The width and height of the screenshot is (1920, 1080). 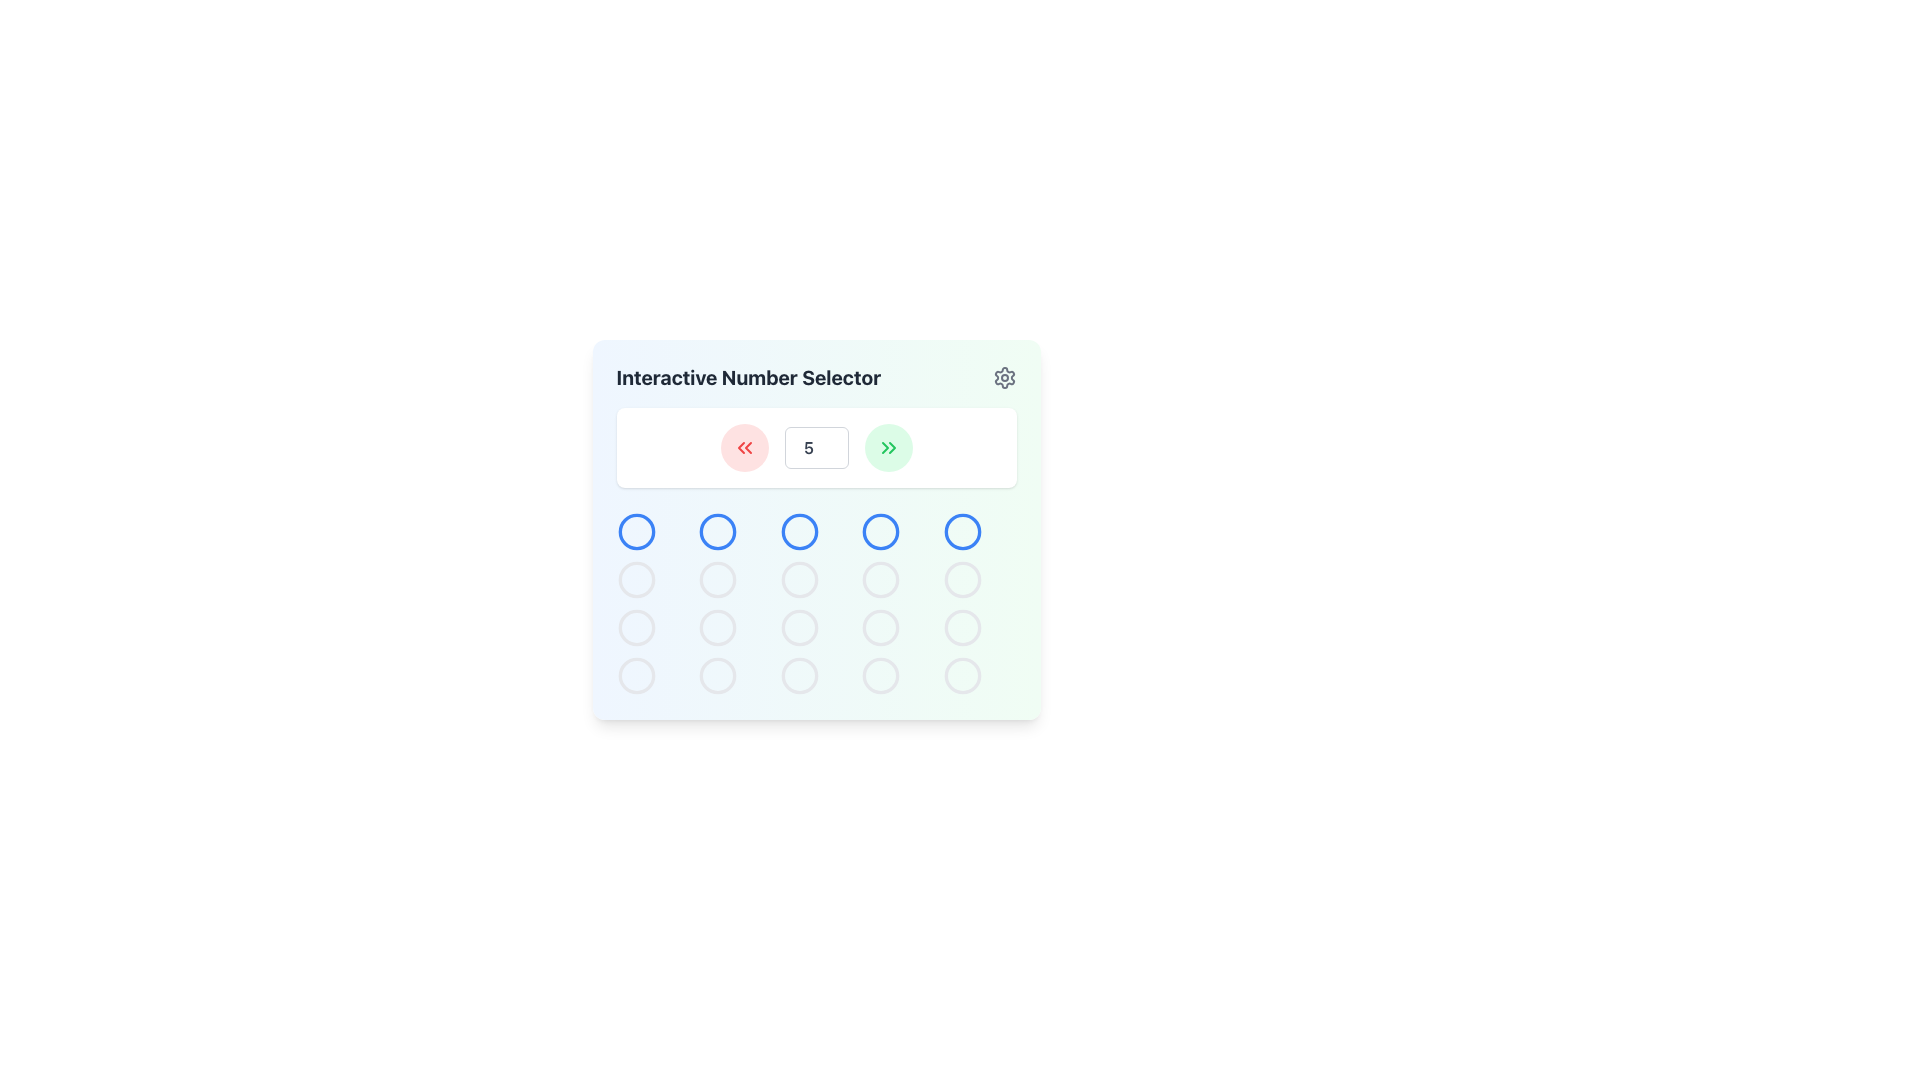 What do you see at coordinates (880, 675) in the screenshot?
I see `inactive circular icon in the fifth column and fourth row of the interactive number selector grid` at bounding box center [880, 675].